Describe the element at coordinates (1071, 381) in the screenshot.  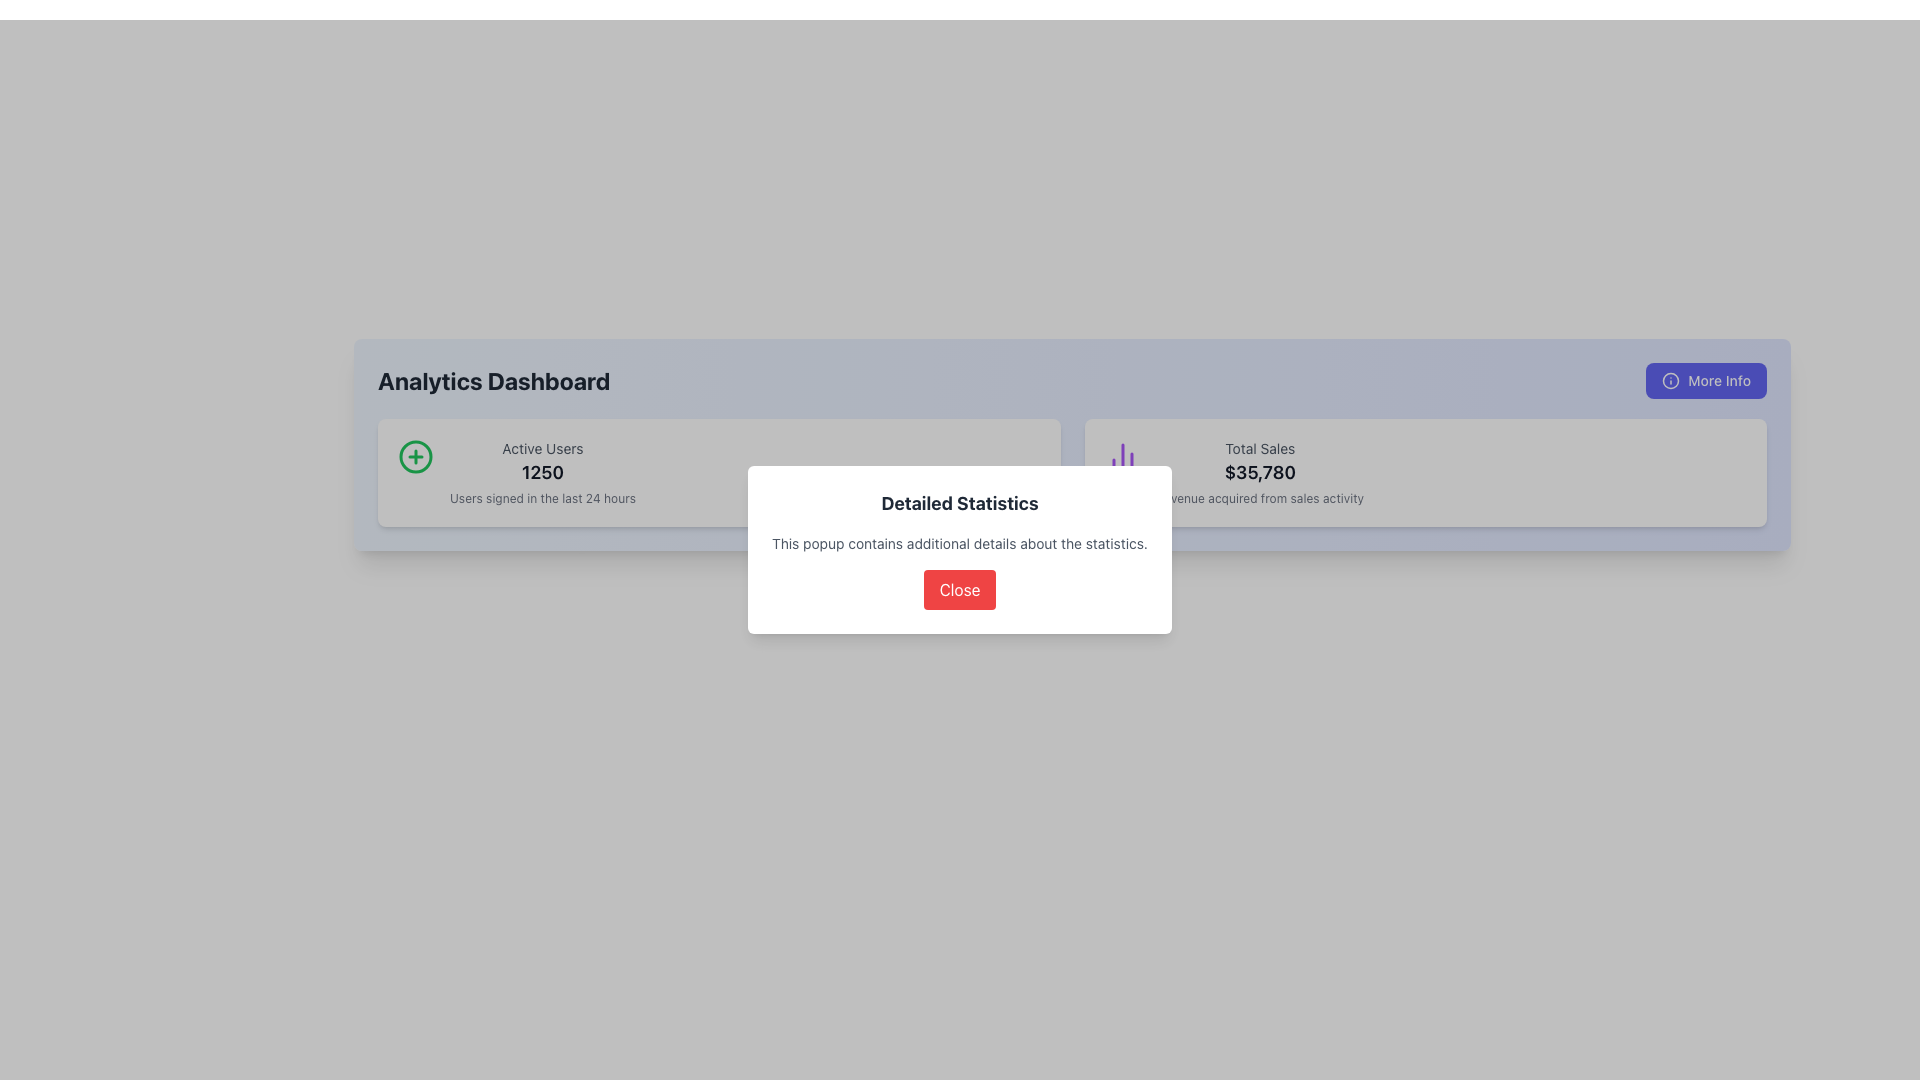
I see `the 'More Info' button on the 'Analytics Dashboard' section` at that location.